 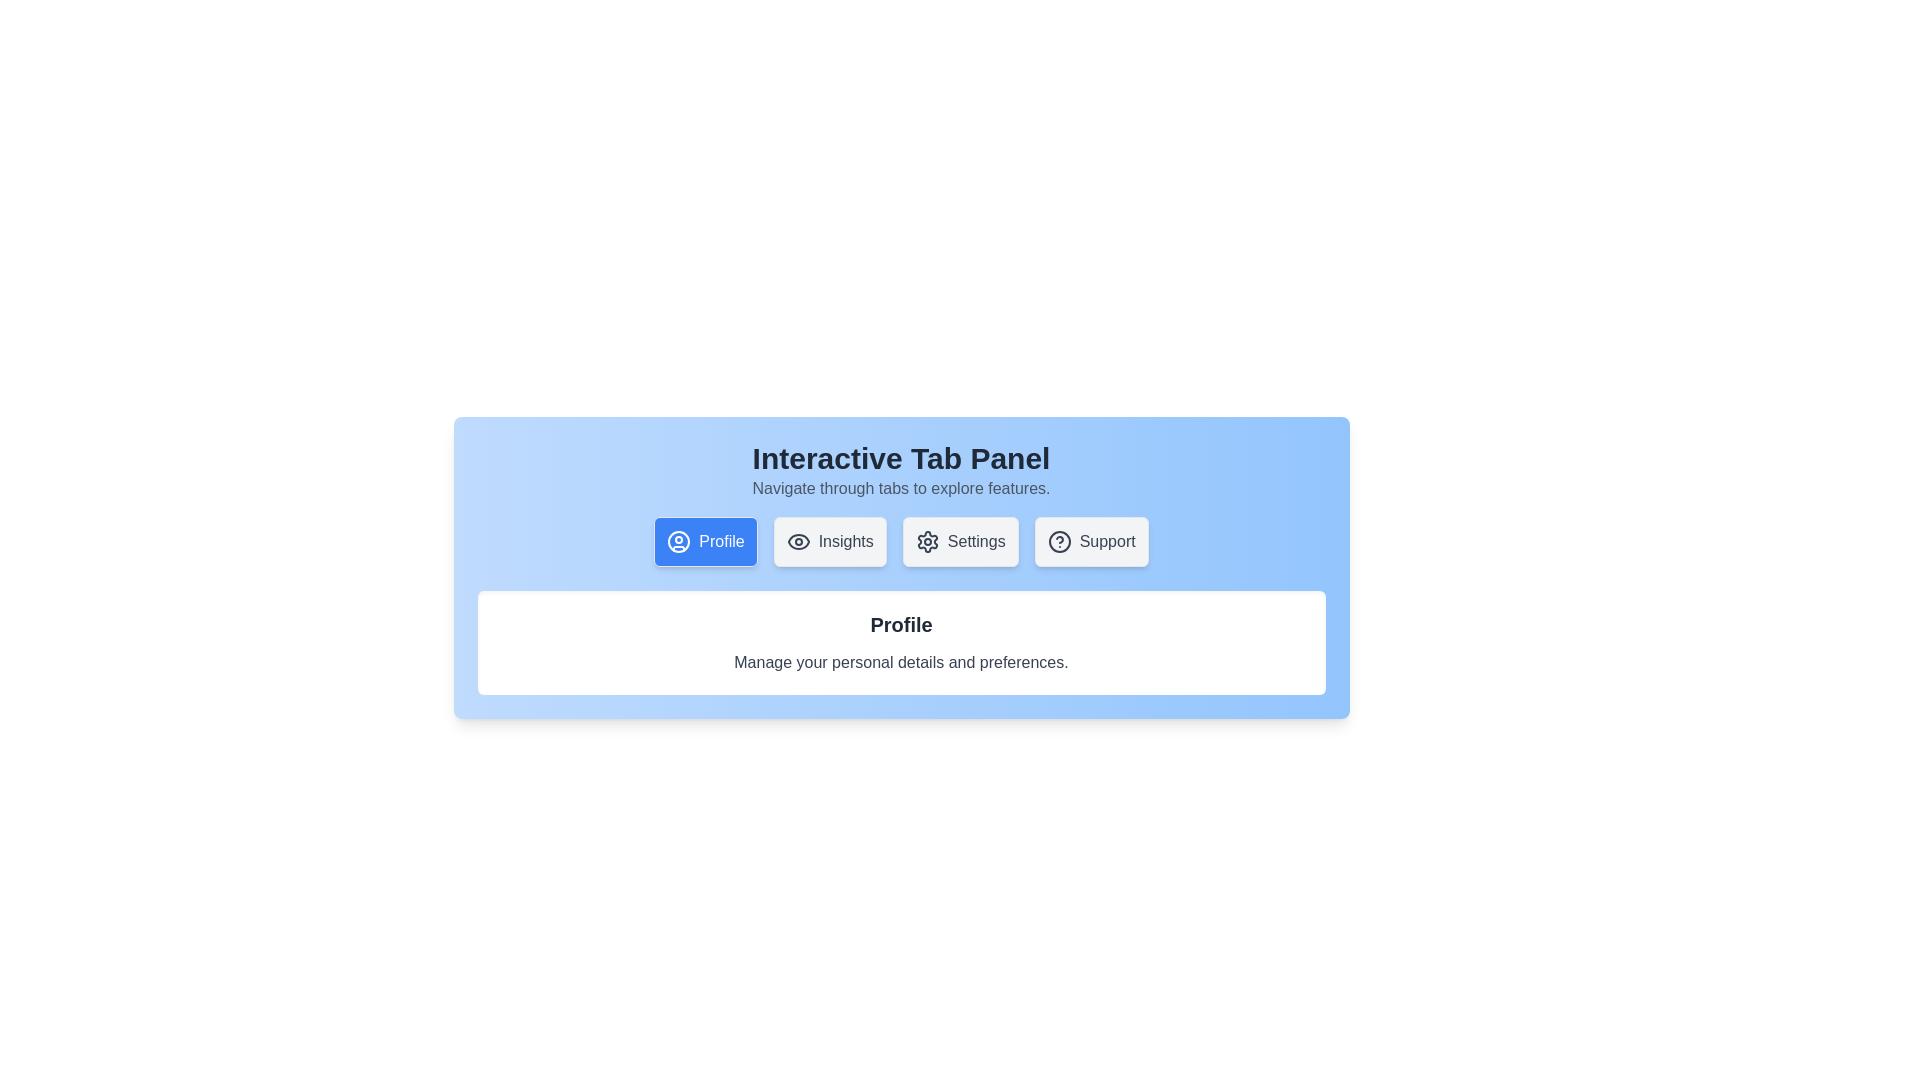 What do you see at coordinates (705, 542) in the screenshot?
I see `the Profile tab to view its content` at bounding box center [705, 542].